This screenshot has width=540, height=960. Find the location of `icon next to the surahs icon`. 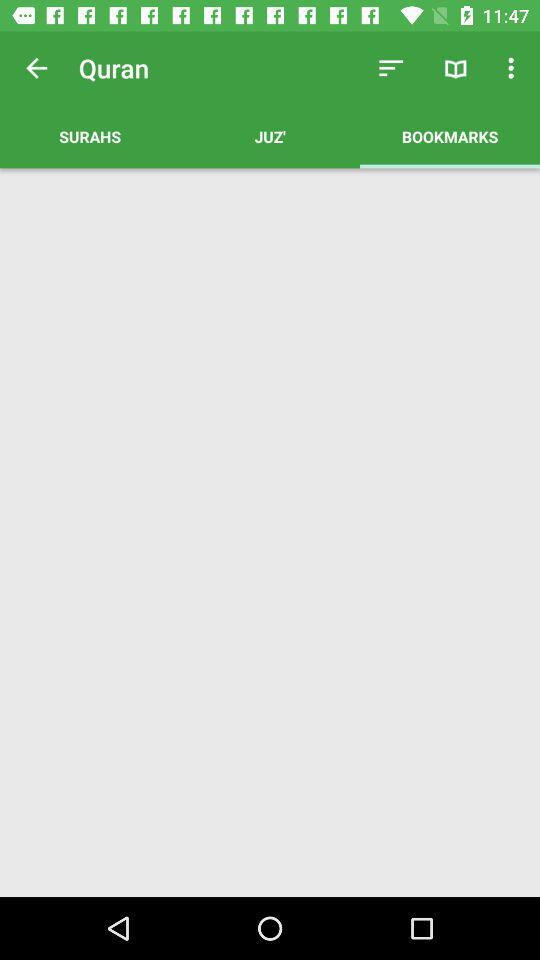

icon next to the surahs icon is located at coordinates (270, 135).